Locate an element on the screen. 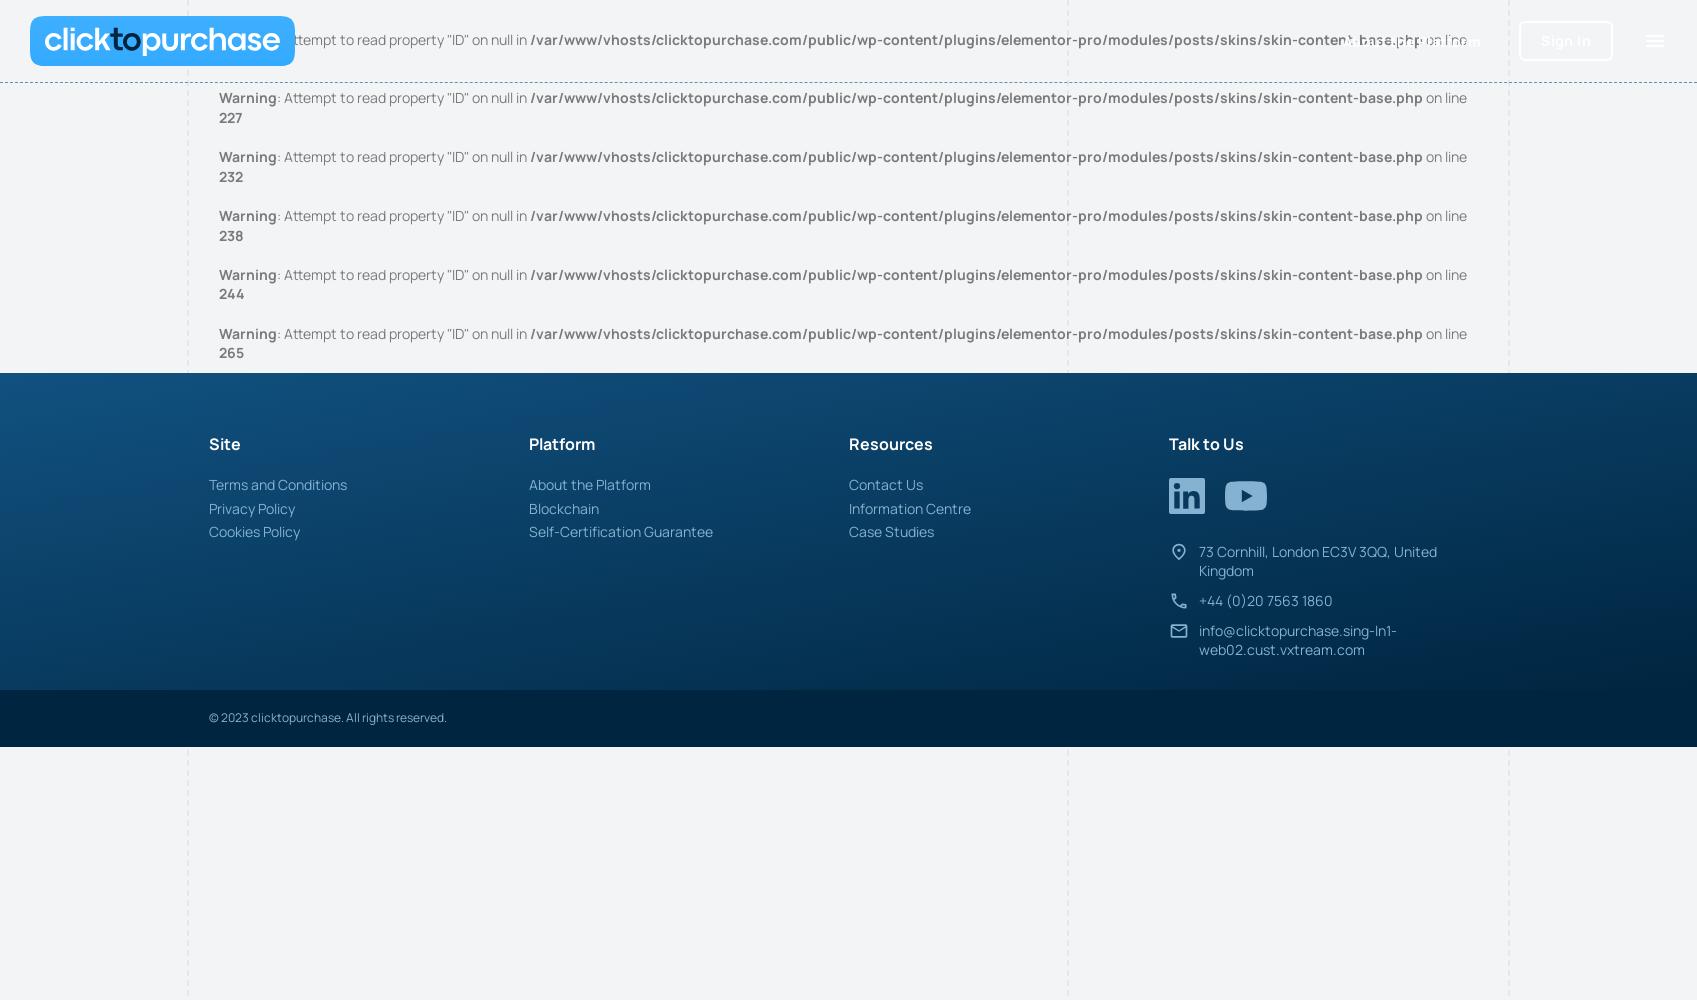 This screenshot has width=1697, height=1000. '220' is located at coordinates (230, 58).